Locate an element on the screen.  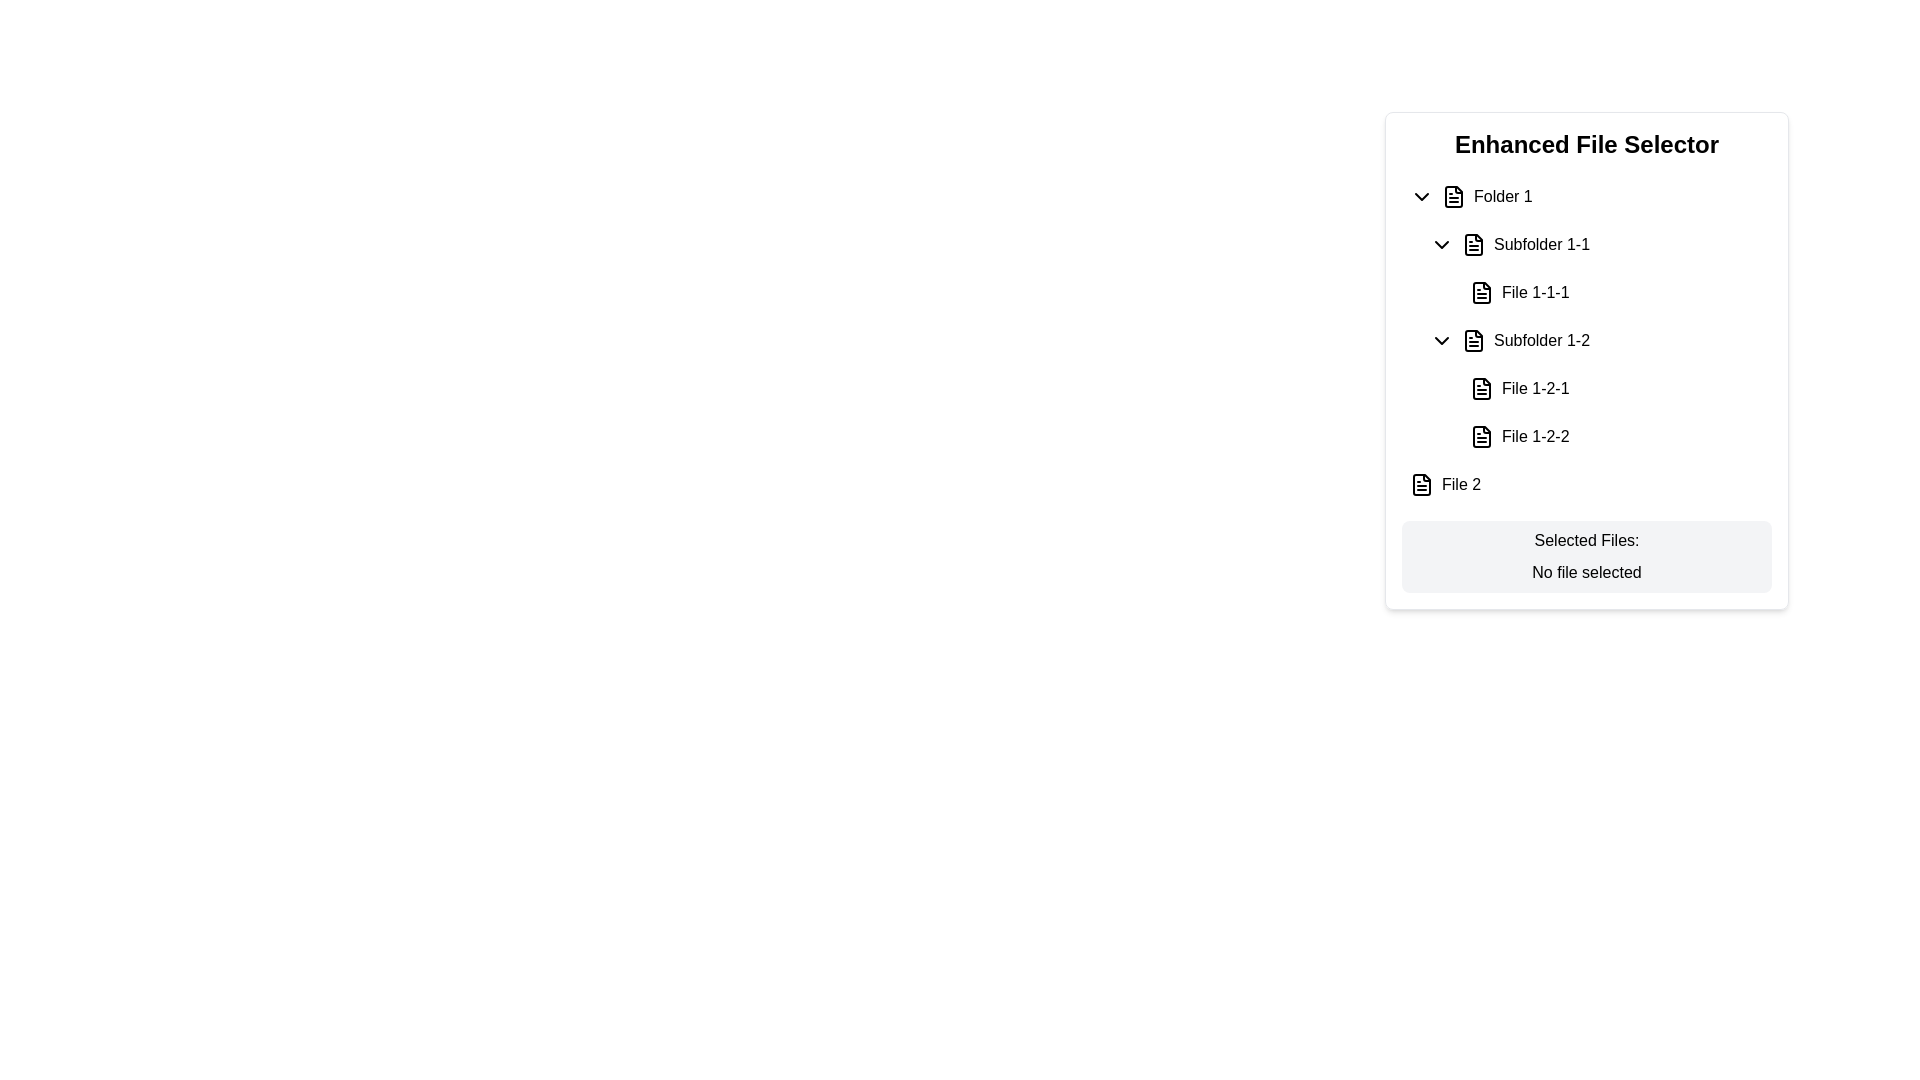
to select the file named 'File 1-2-2' in the 'Subfolder 1-2' section of the file selector interface is located at coordinates (1596, 435).